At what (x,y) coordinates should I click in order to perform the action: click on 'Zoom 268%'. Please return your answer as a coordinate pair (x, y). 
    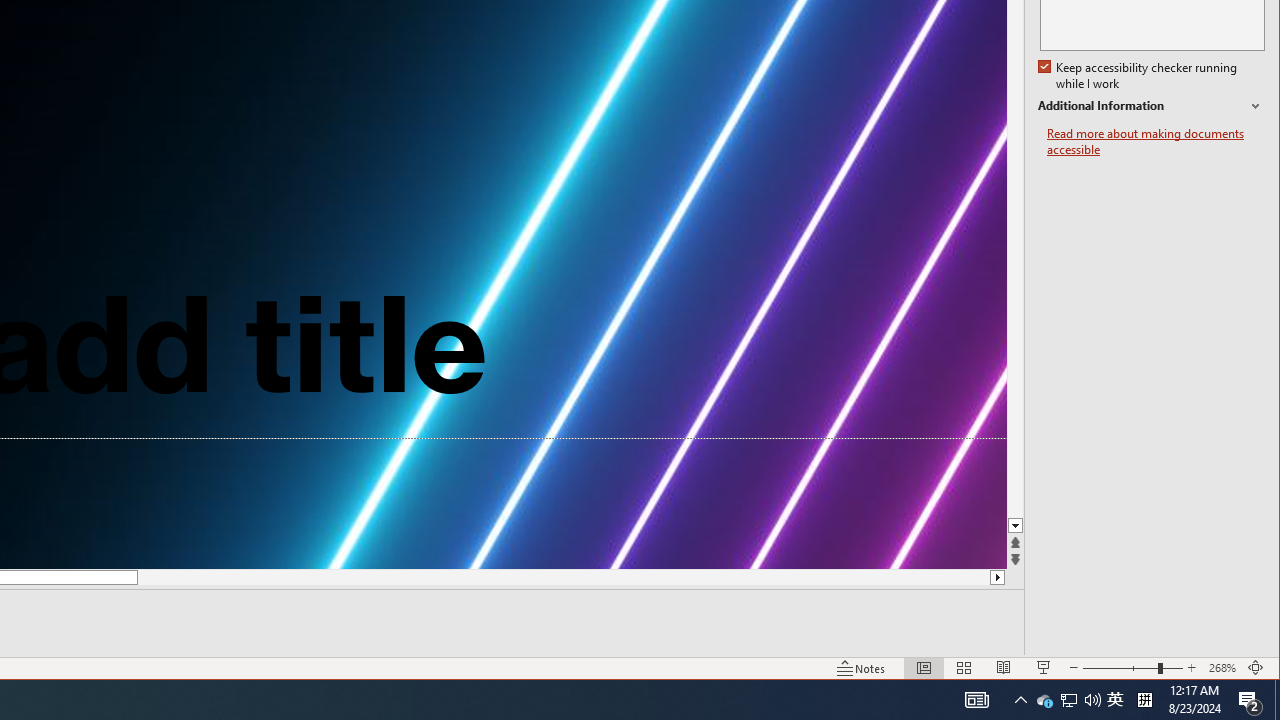
    Looking at the image, I should click on (1221, 668).